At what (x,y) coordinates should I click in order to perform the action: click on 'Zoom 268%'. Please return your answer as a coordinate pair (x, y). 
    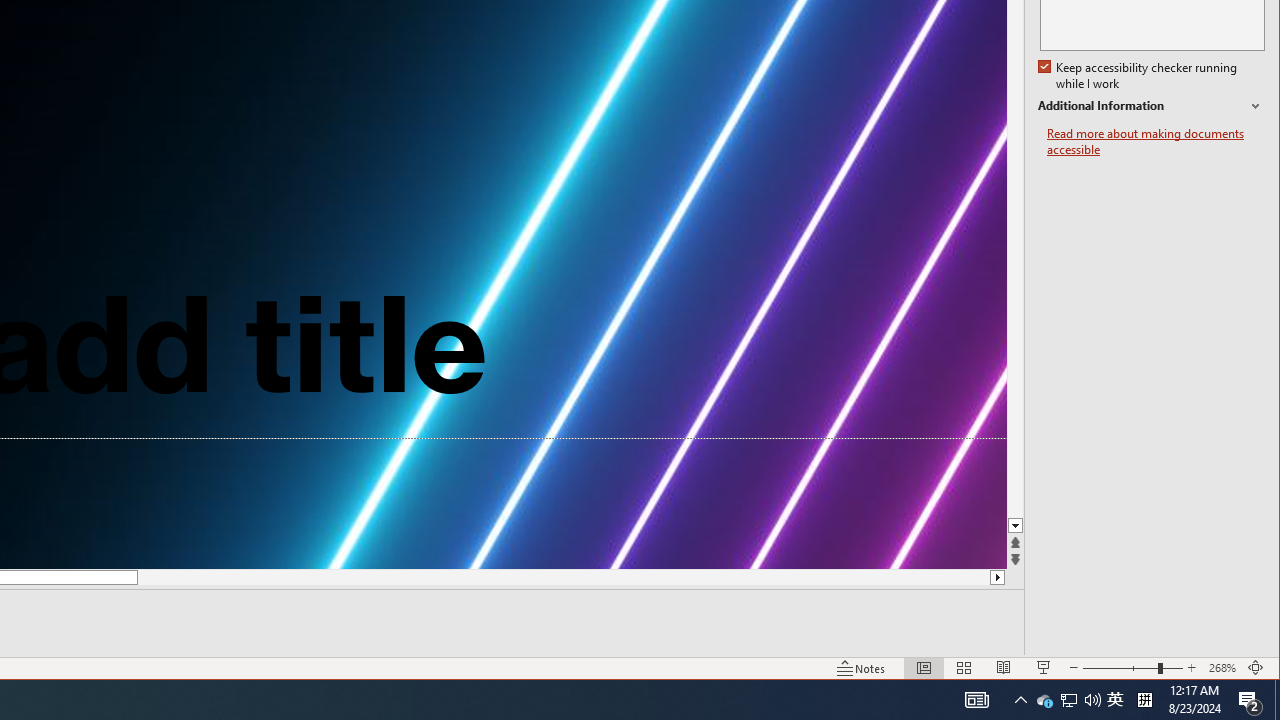
    Looking at the image, I should click on (1221, 668).